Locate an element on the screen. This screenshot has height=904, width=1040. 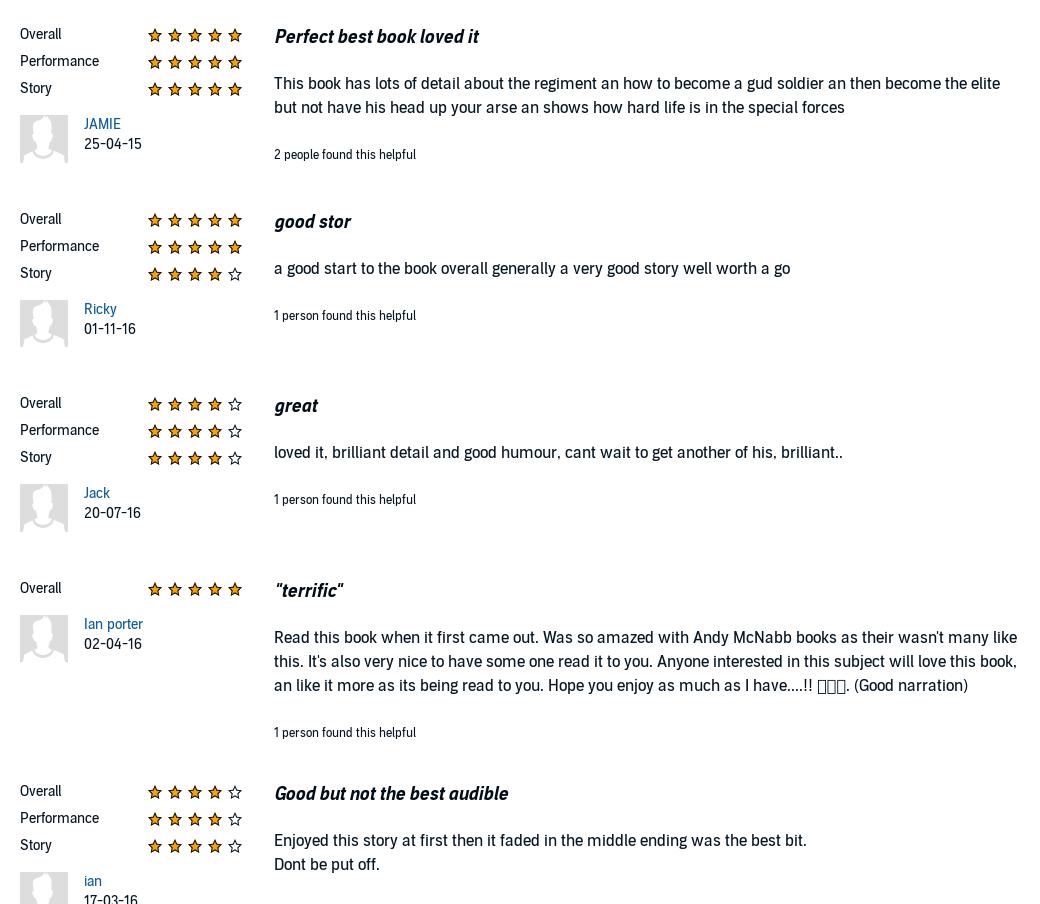
'Perfect best book loved it' is located at coordinates (273, 36).